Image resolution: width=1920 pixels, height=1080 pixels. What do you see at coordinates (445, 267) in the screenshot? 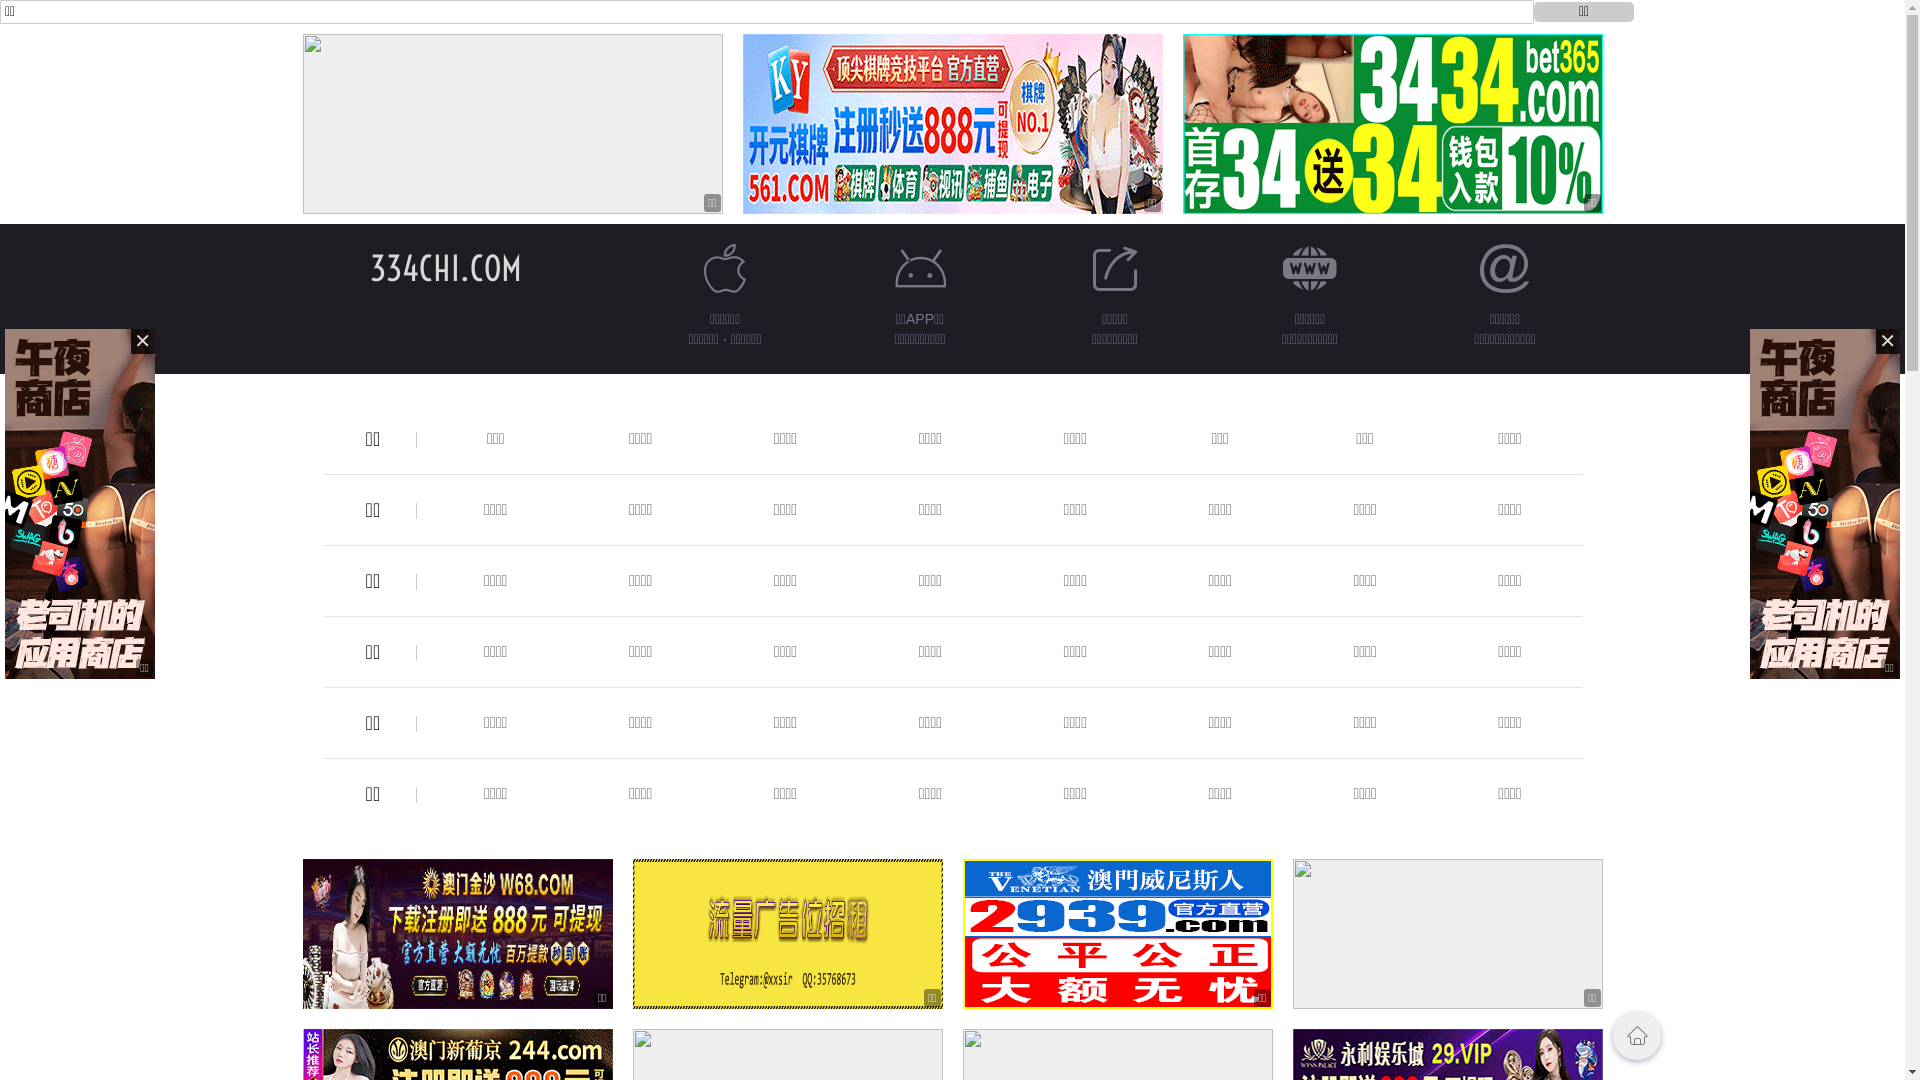
I see `'334CHI.COM'` at bounding box center [445, 267].